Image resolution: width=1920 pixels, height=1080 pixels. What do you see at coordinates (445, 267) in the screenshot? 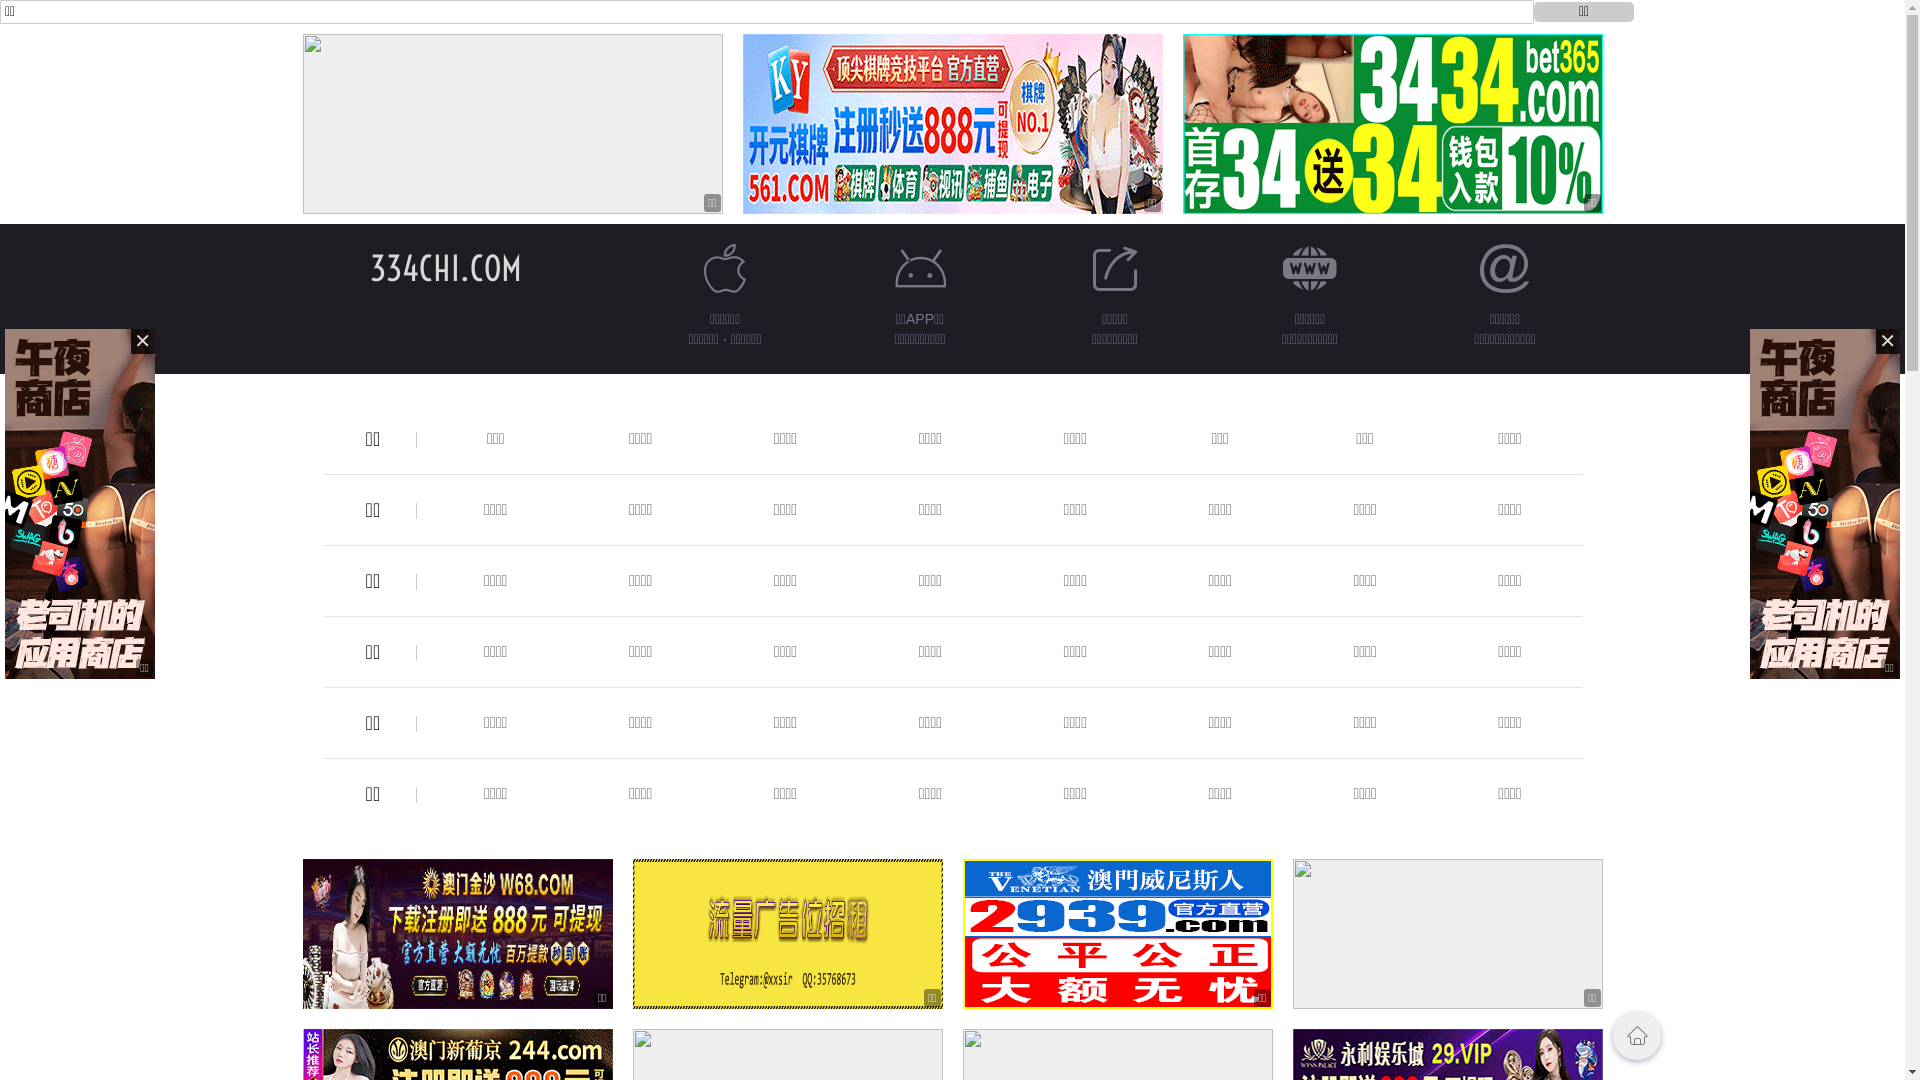
I see `'334CHI.COM'` at bounding box center [445, 267].